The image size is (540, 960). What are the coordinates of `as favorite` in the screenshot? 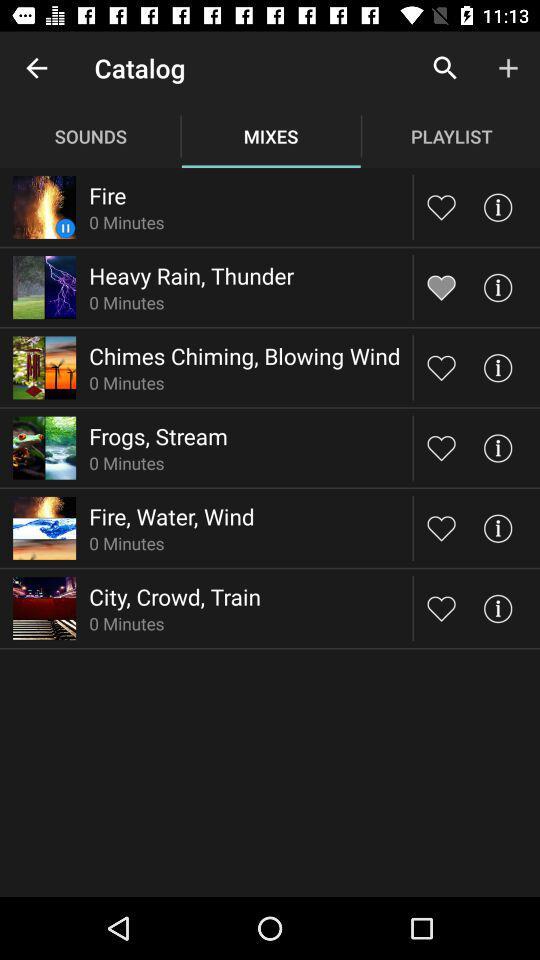 It's located at (441, 286).